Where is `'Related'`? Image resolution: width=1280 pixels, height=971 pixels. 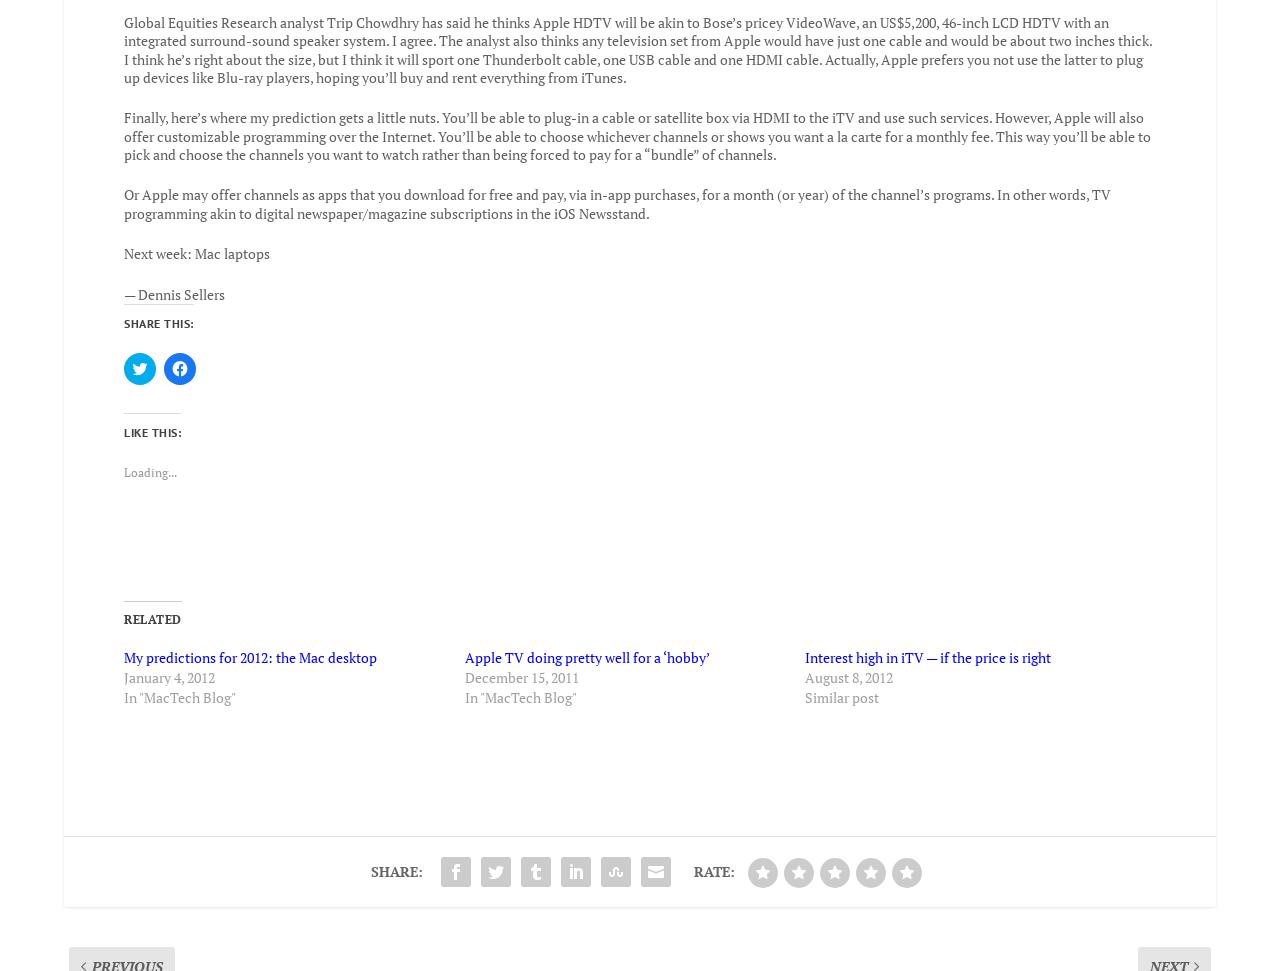 'Related' is located at coordinates (151, 604).